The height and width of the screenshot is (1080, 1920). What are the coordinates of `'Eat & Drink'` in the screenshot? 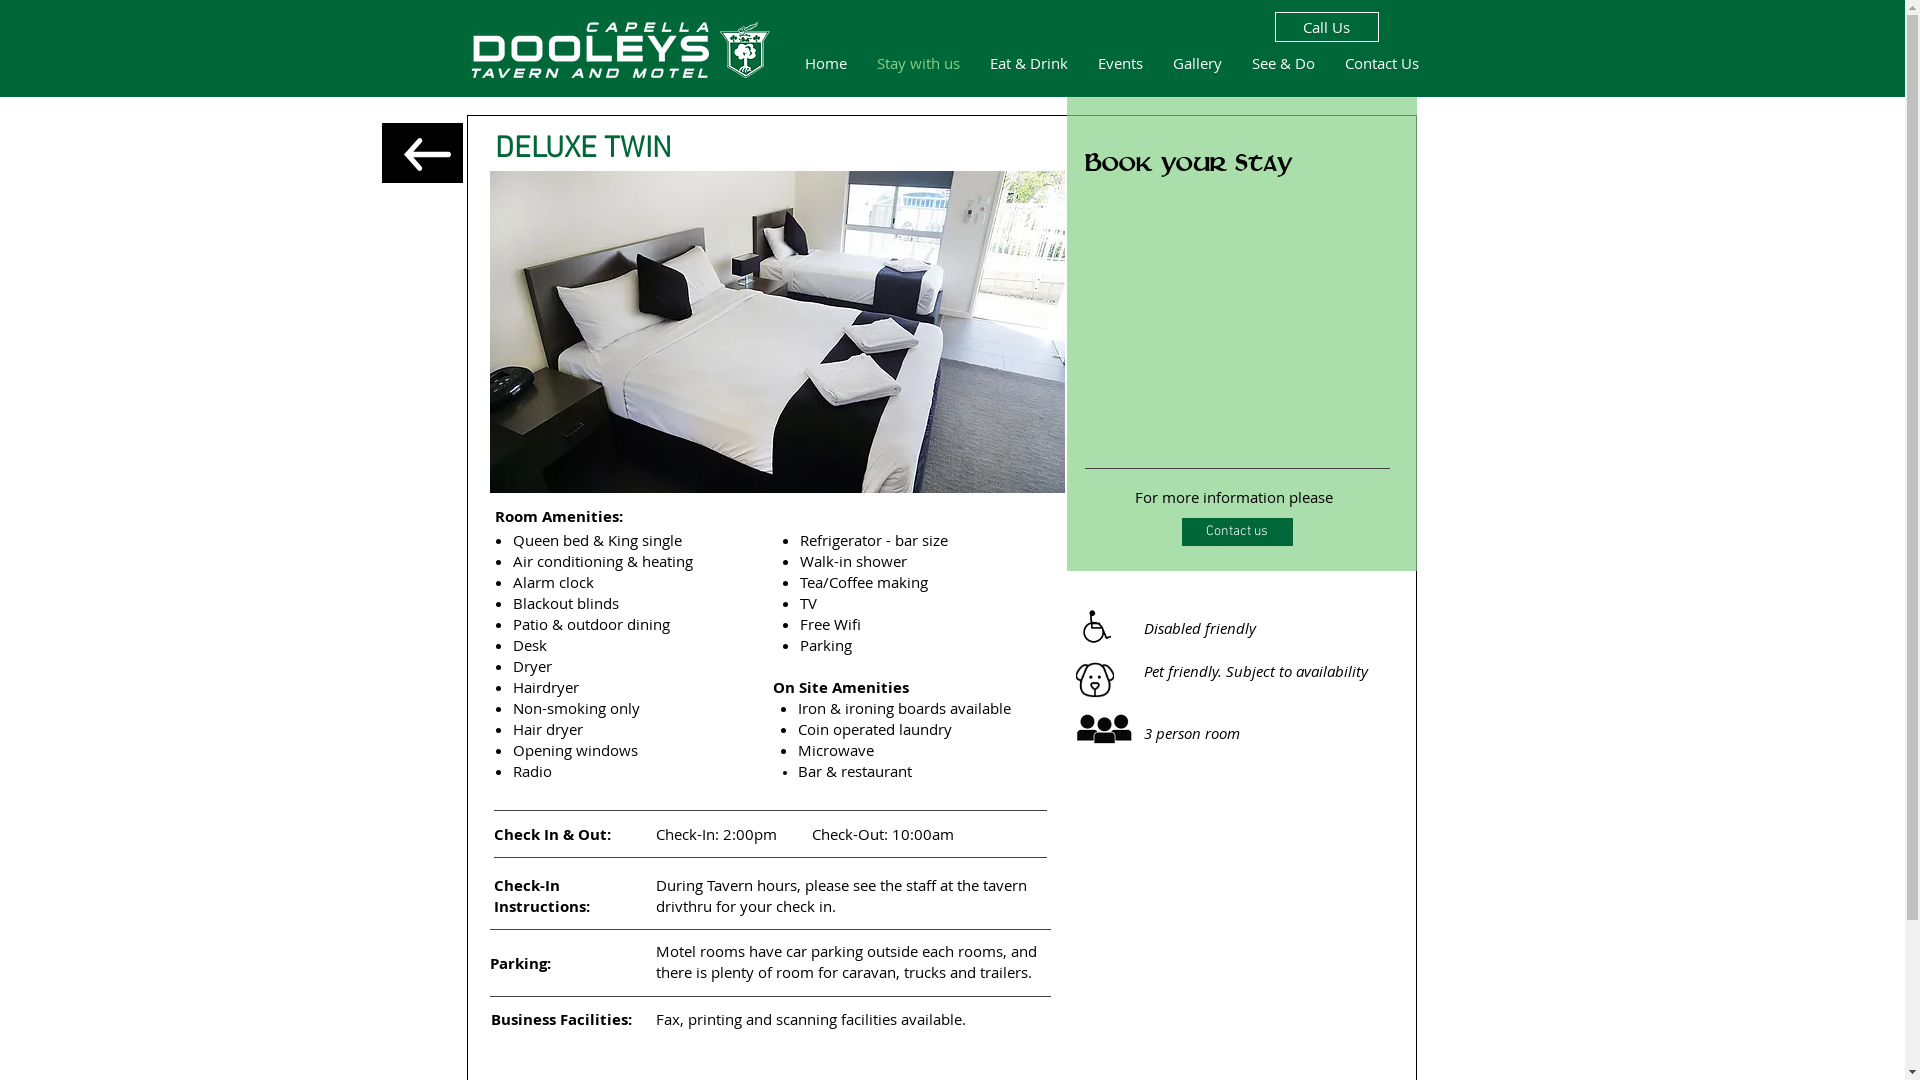 It's located at (974, 61).